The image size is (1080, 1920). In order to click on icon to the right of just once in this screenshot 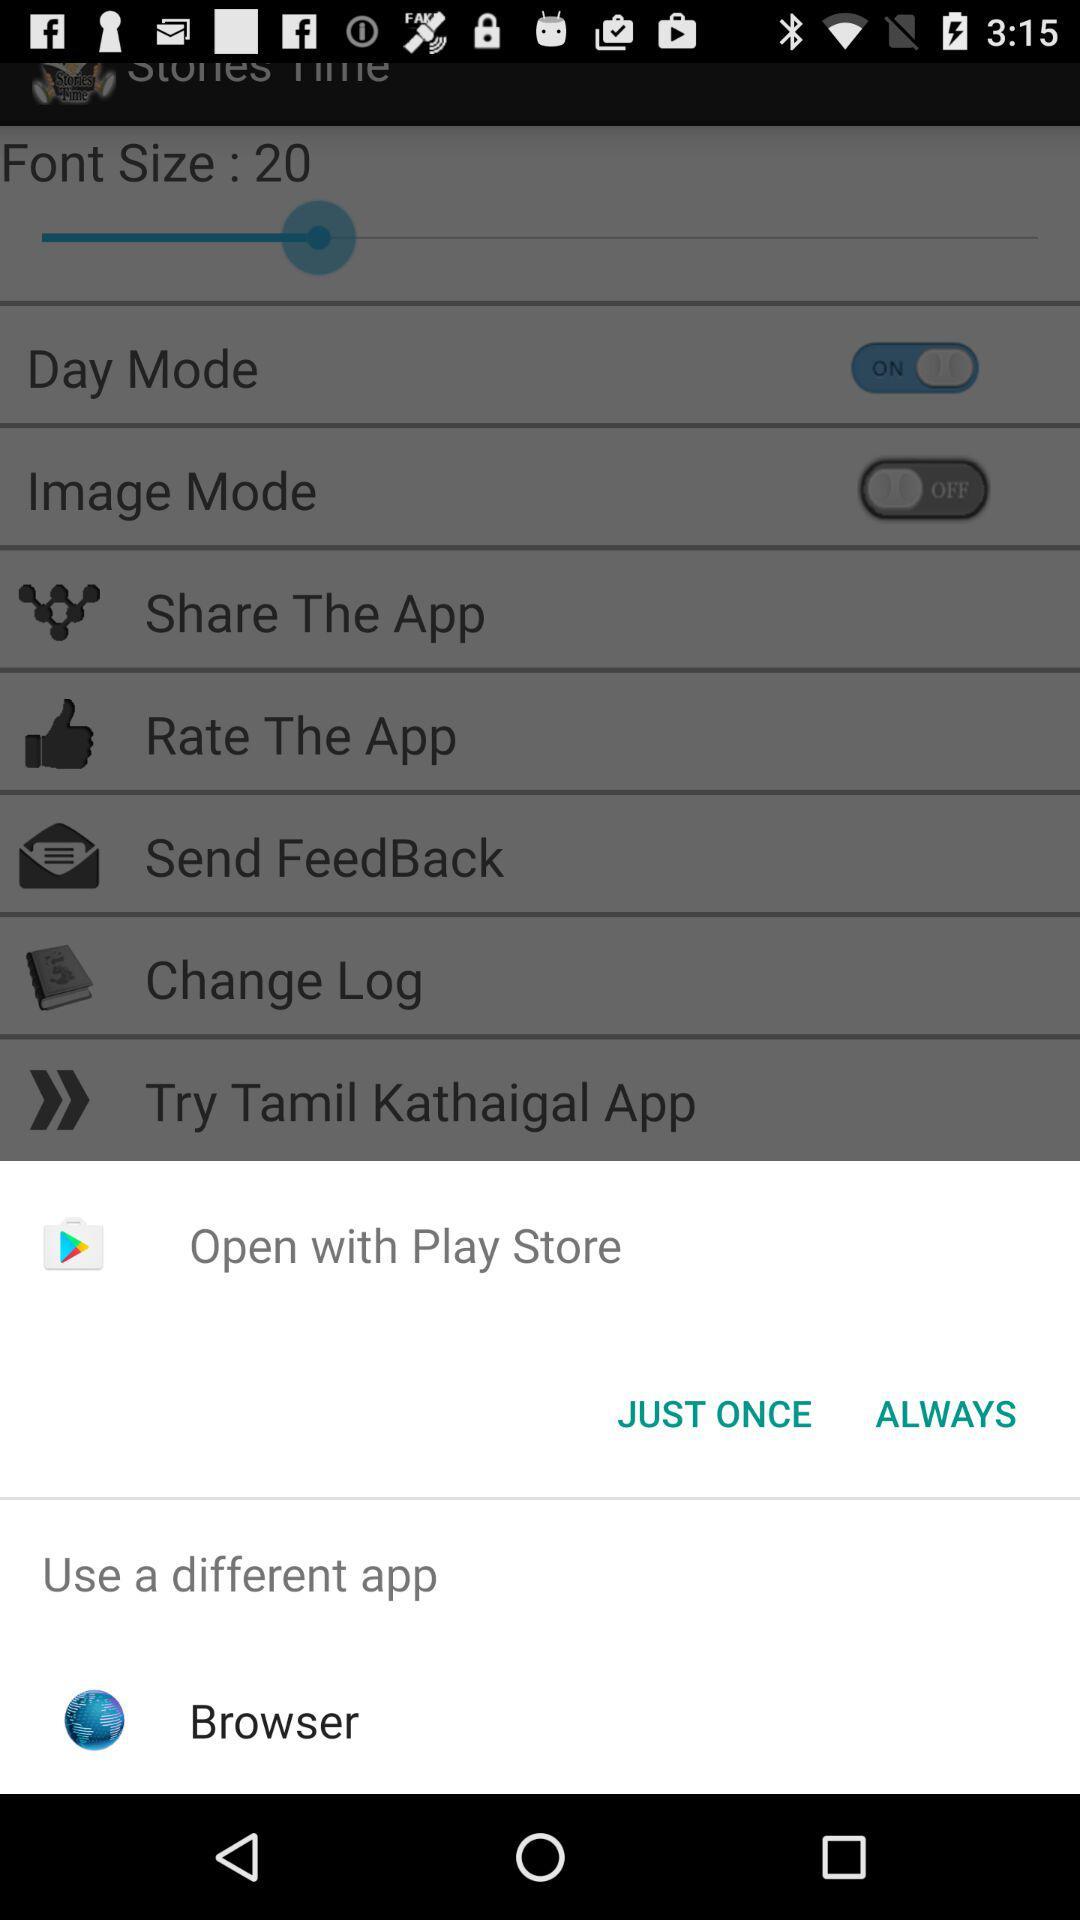, I will do `click(945, 1411)`.